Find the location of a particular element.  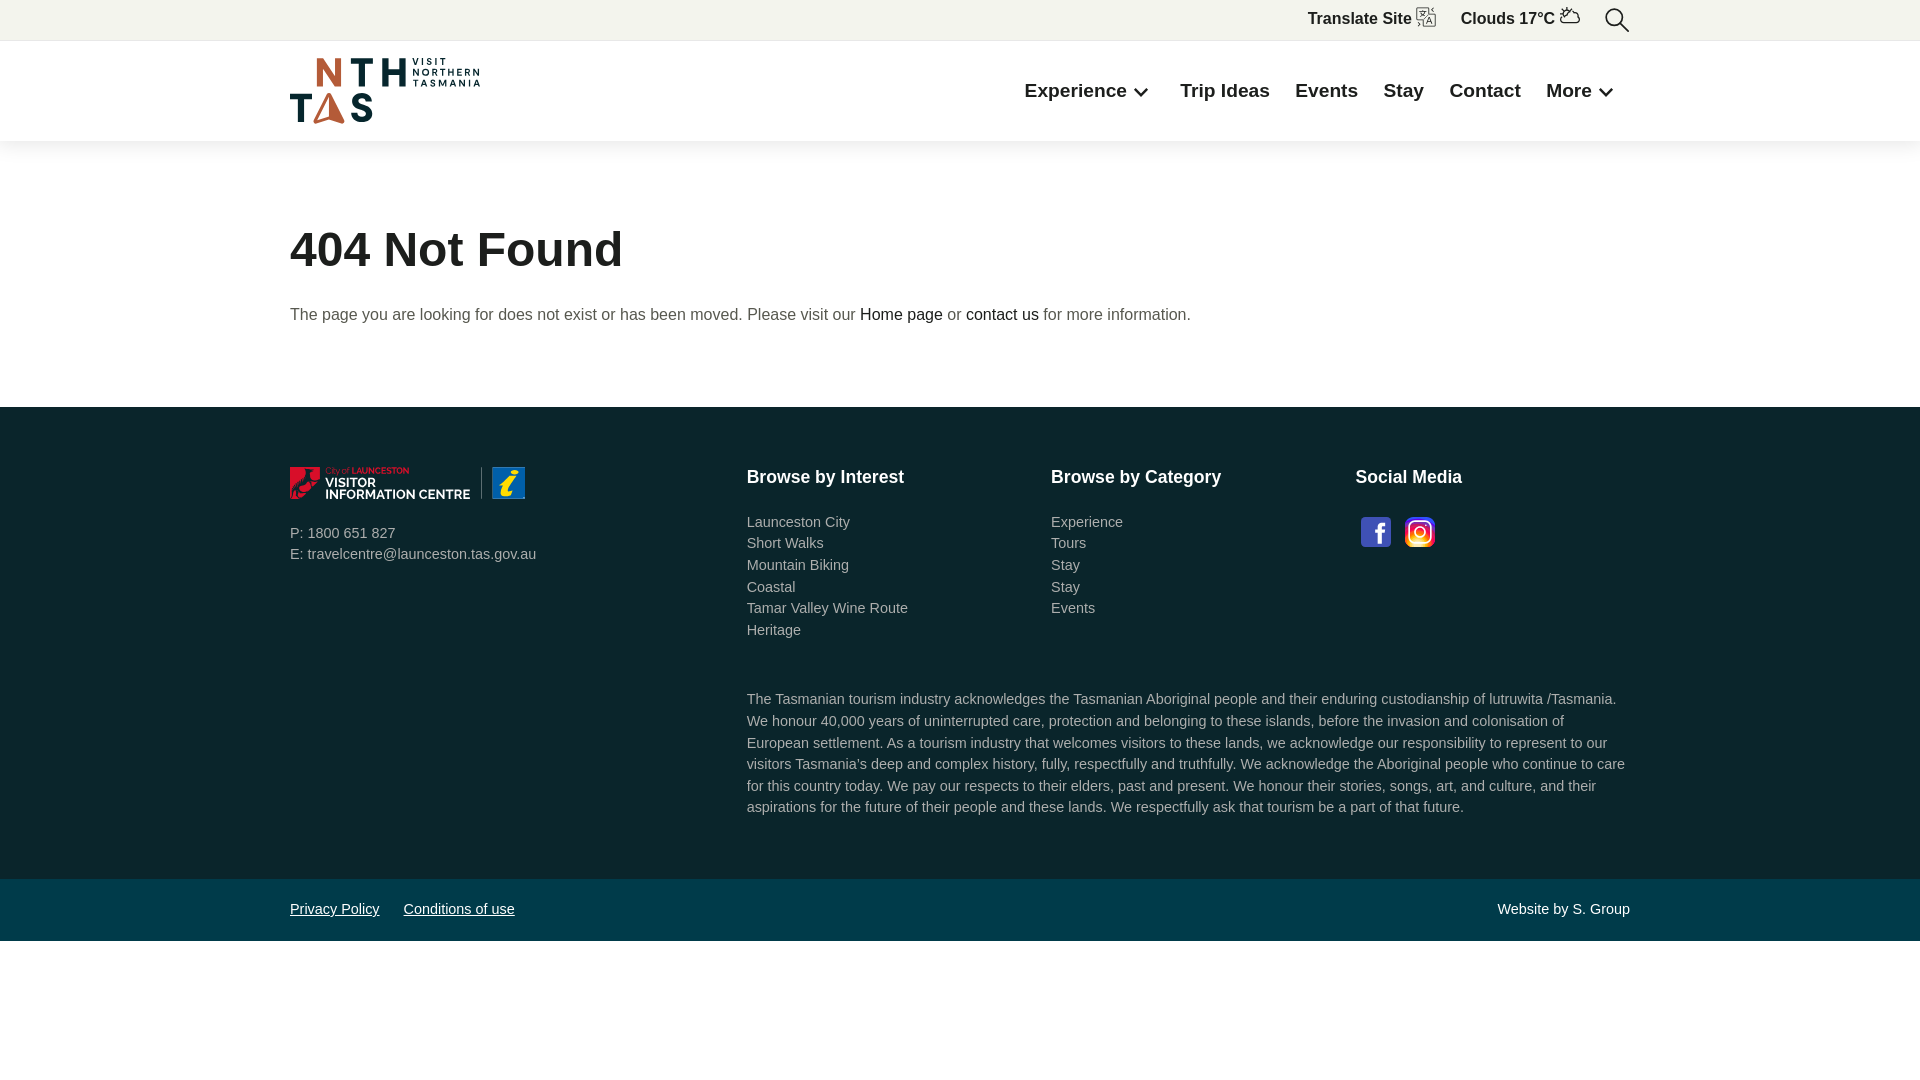

'Tamar Valley Wine Route' is located at coordinates (827, 607).